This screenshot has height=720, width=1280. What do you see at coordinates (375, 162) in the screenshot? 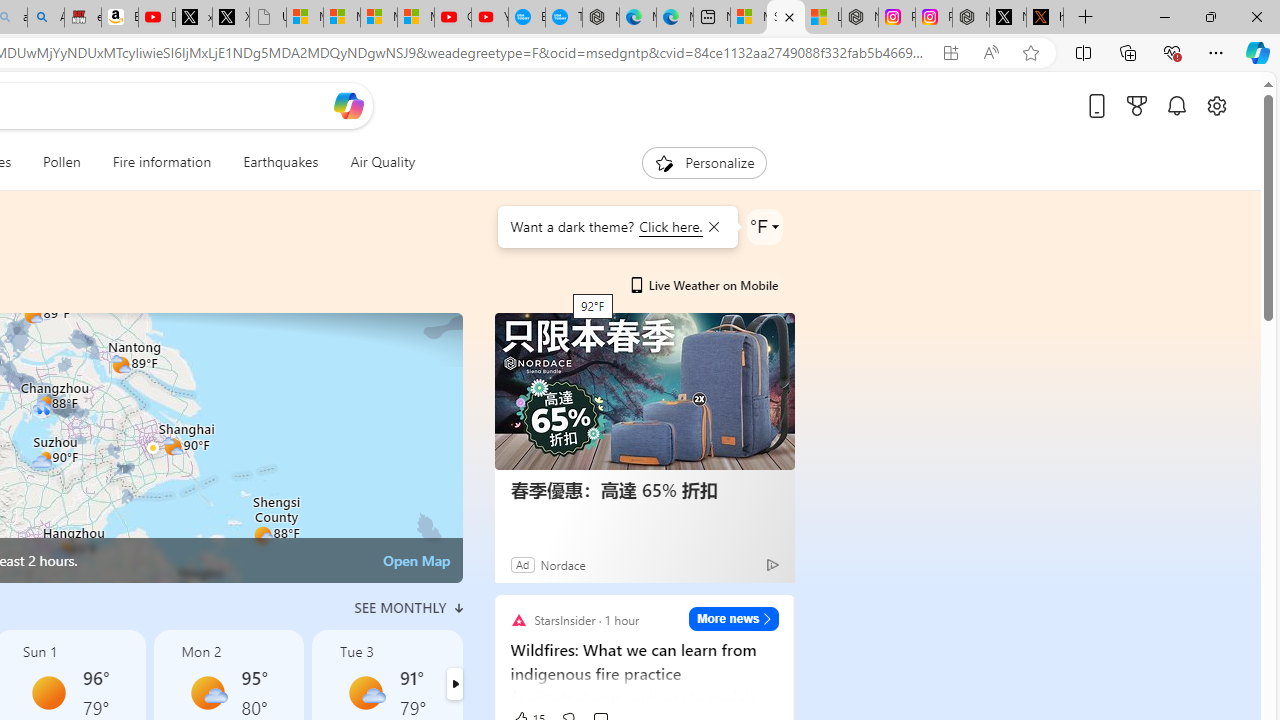
I see `'Air Quality'` at bounding box center [375, 162].